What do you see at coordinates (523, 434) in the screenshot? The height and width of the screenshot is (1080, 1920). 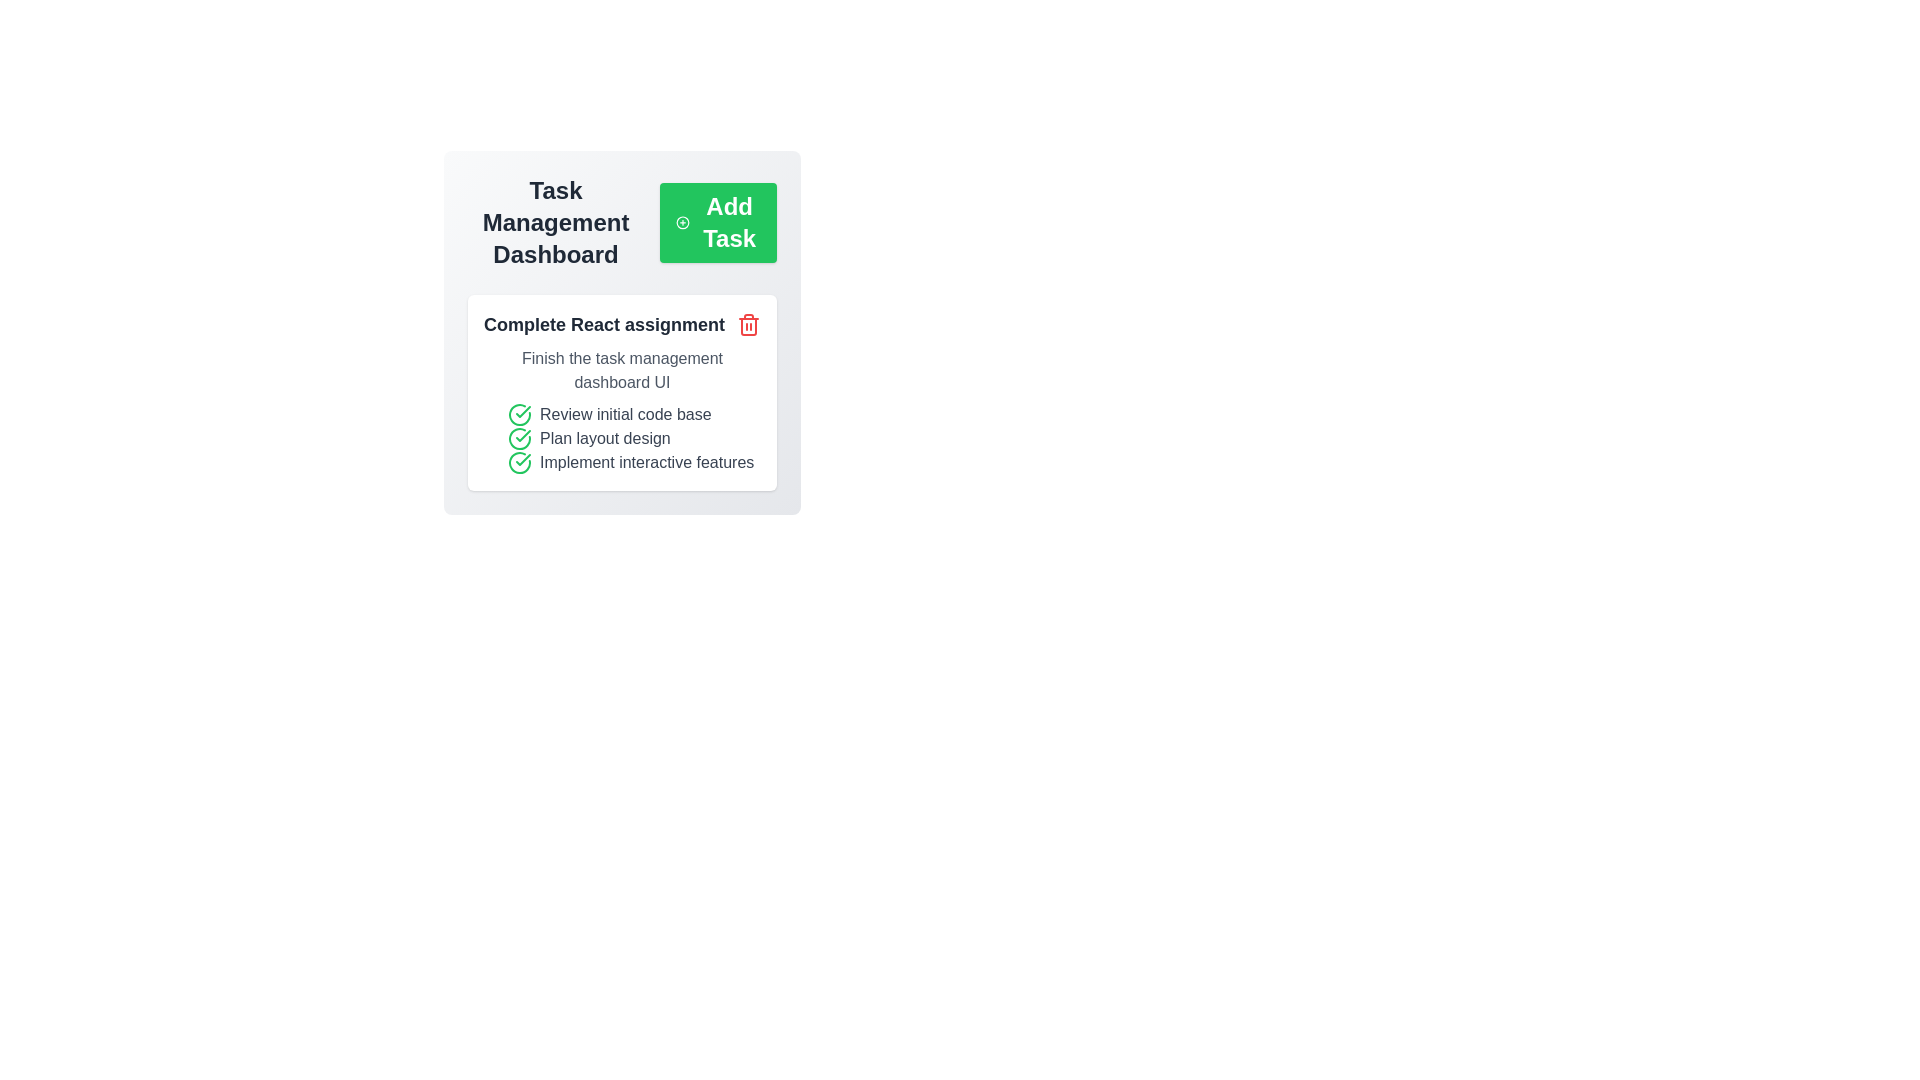 I see `the green checkmark vector icon within the completed task circle in the checklist UI` at bounding box center [523, 434].